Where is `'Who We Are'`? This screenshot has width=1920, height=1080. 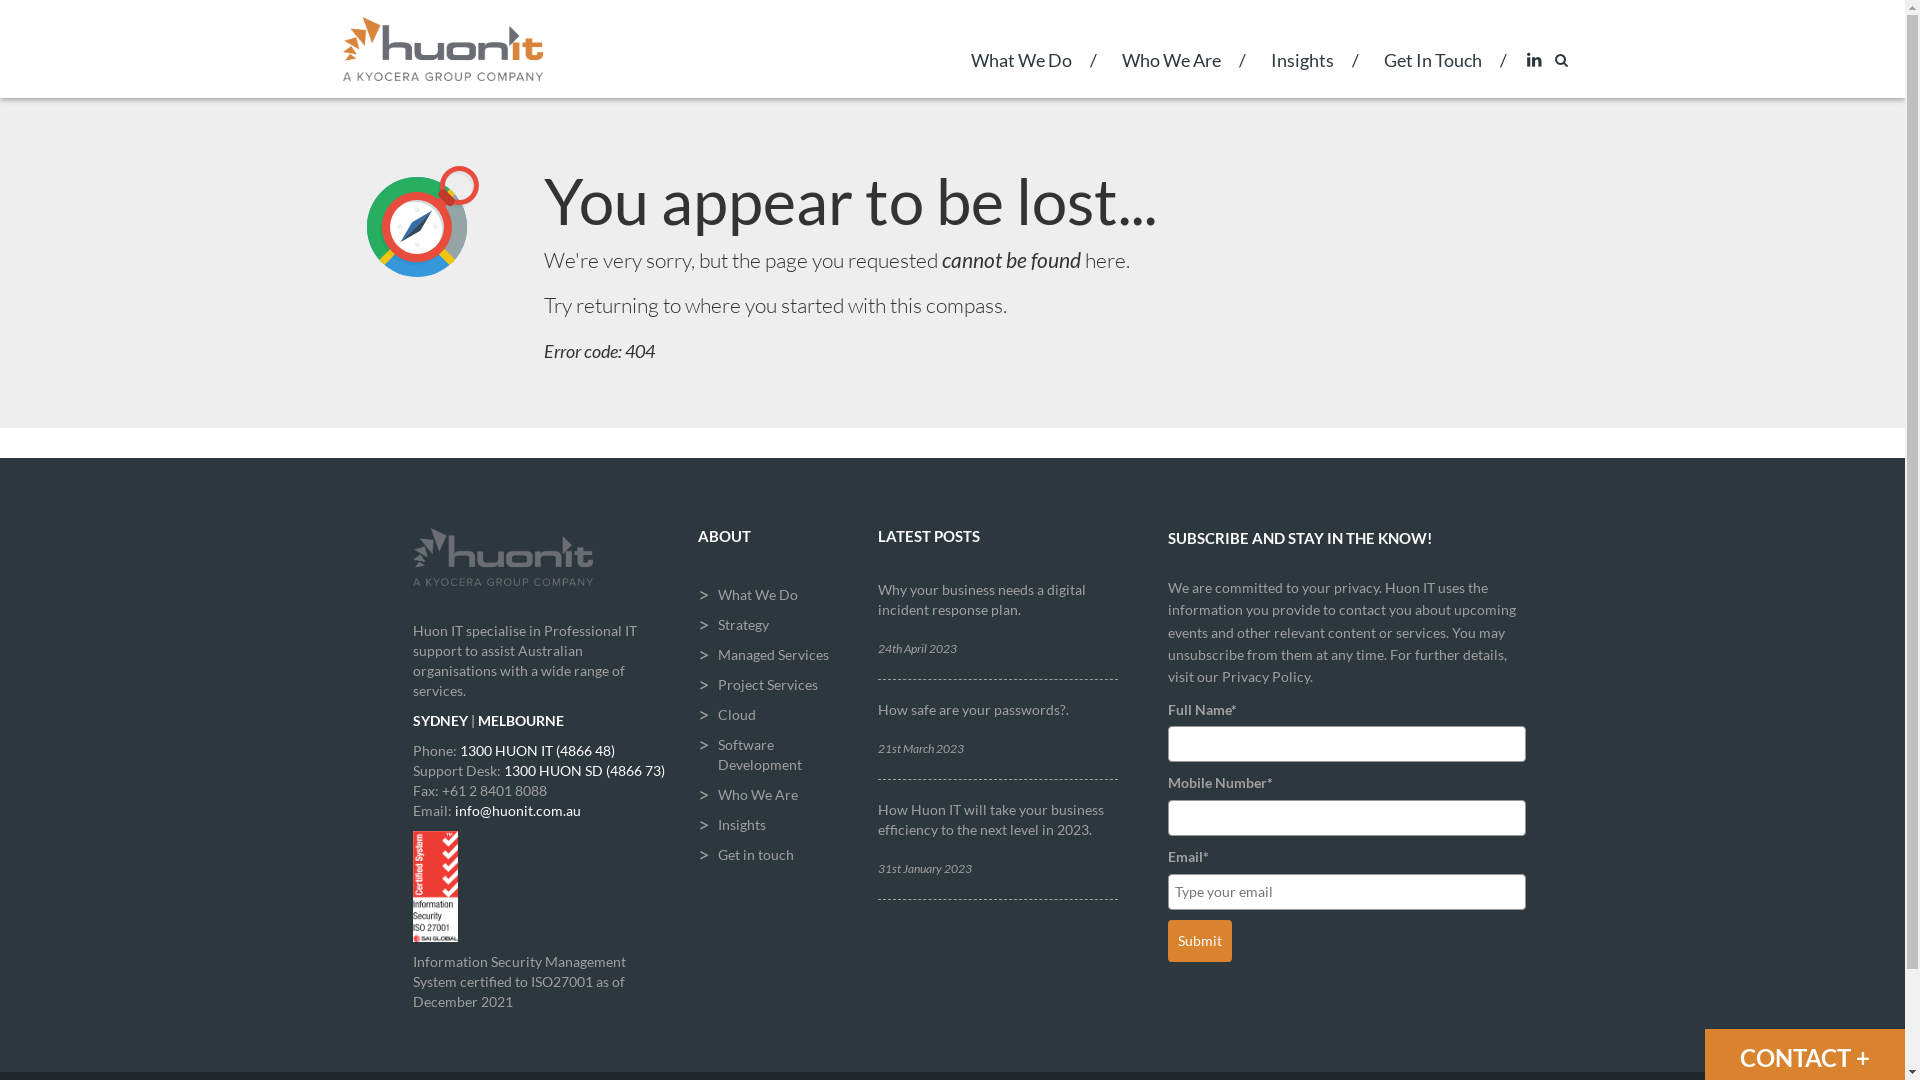
'Who We Are' is located at coordinates (1170, 72).